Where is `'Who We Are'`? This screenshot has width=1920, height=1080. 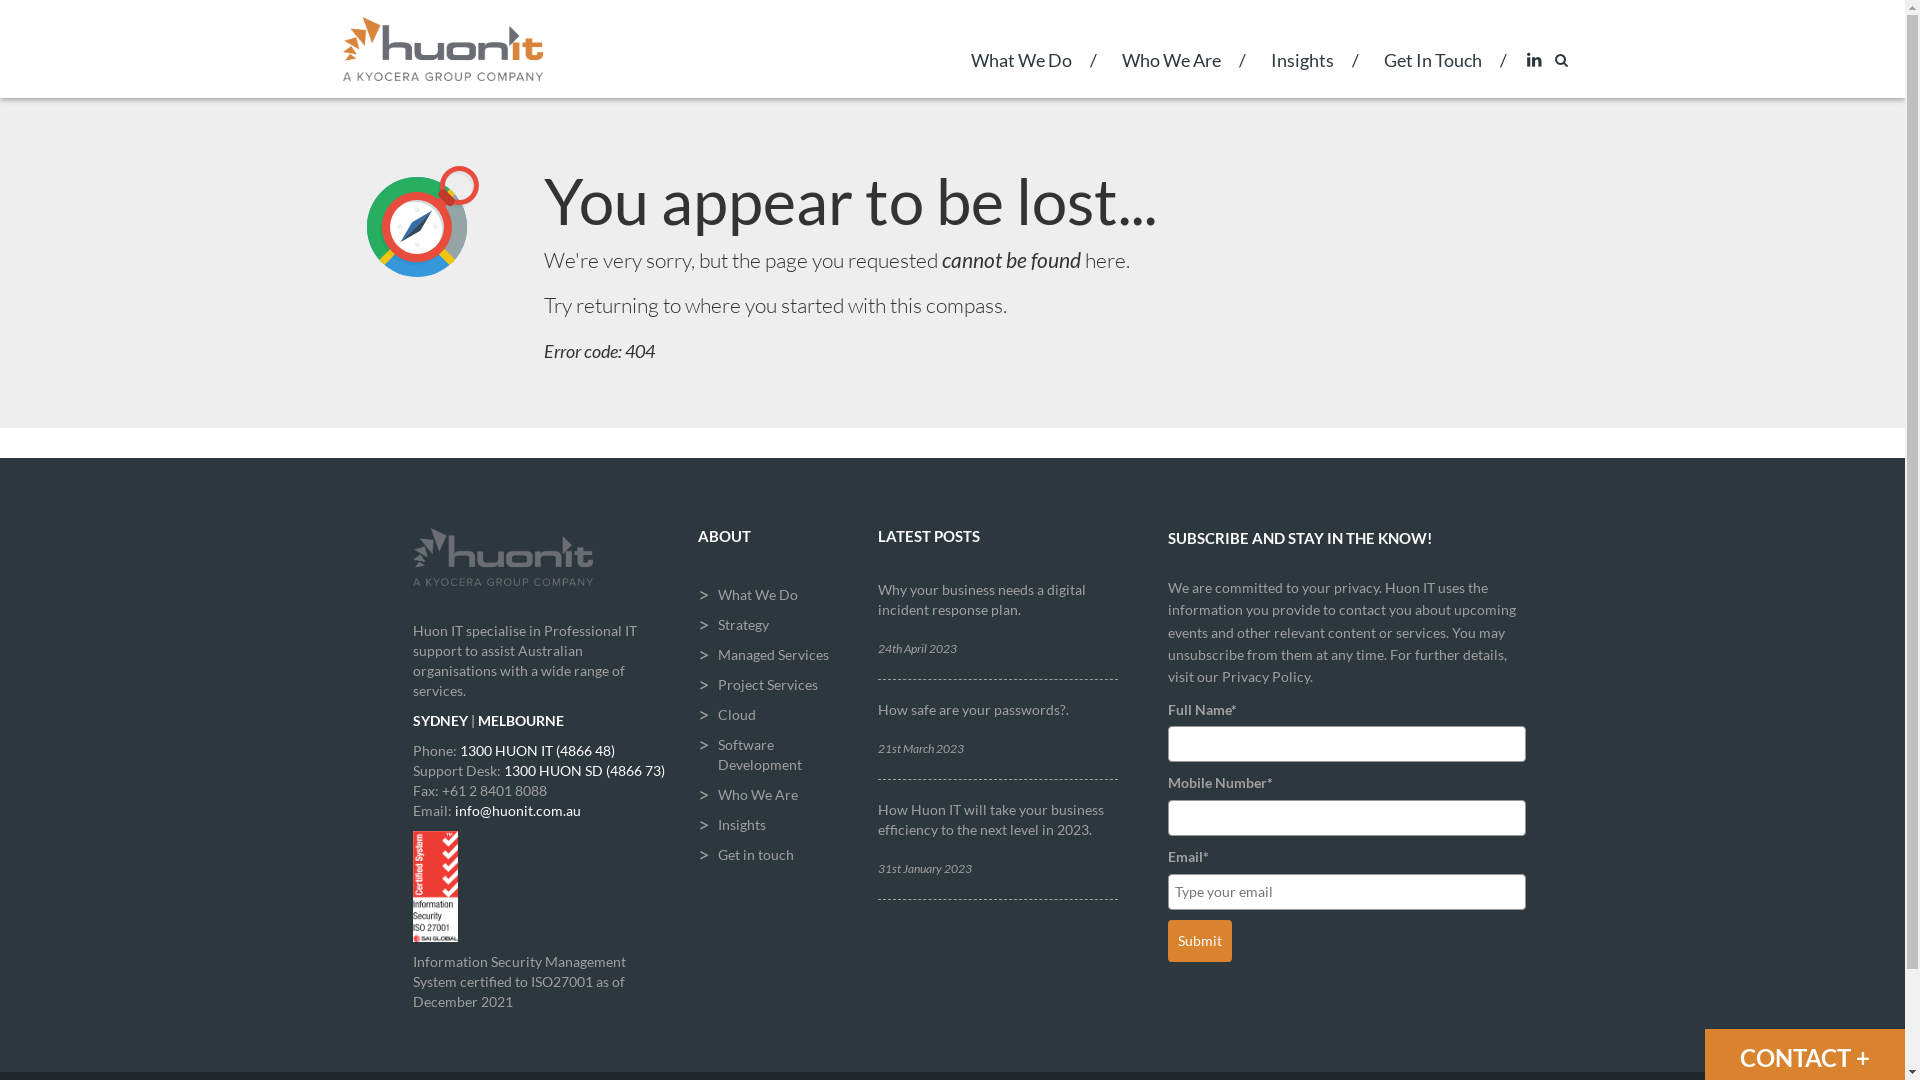
'Who We Are' is located at coordinates (1170, 72).